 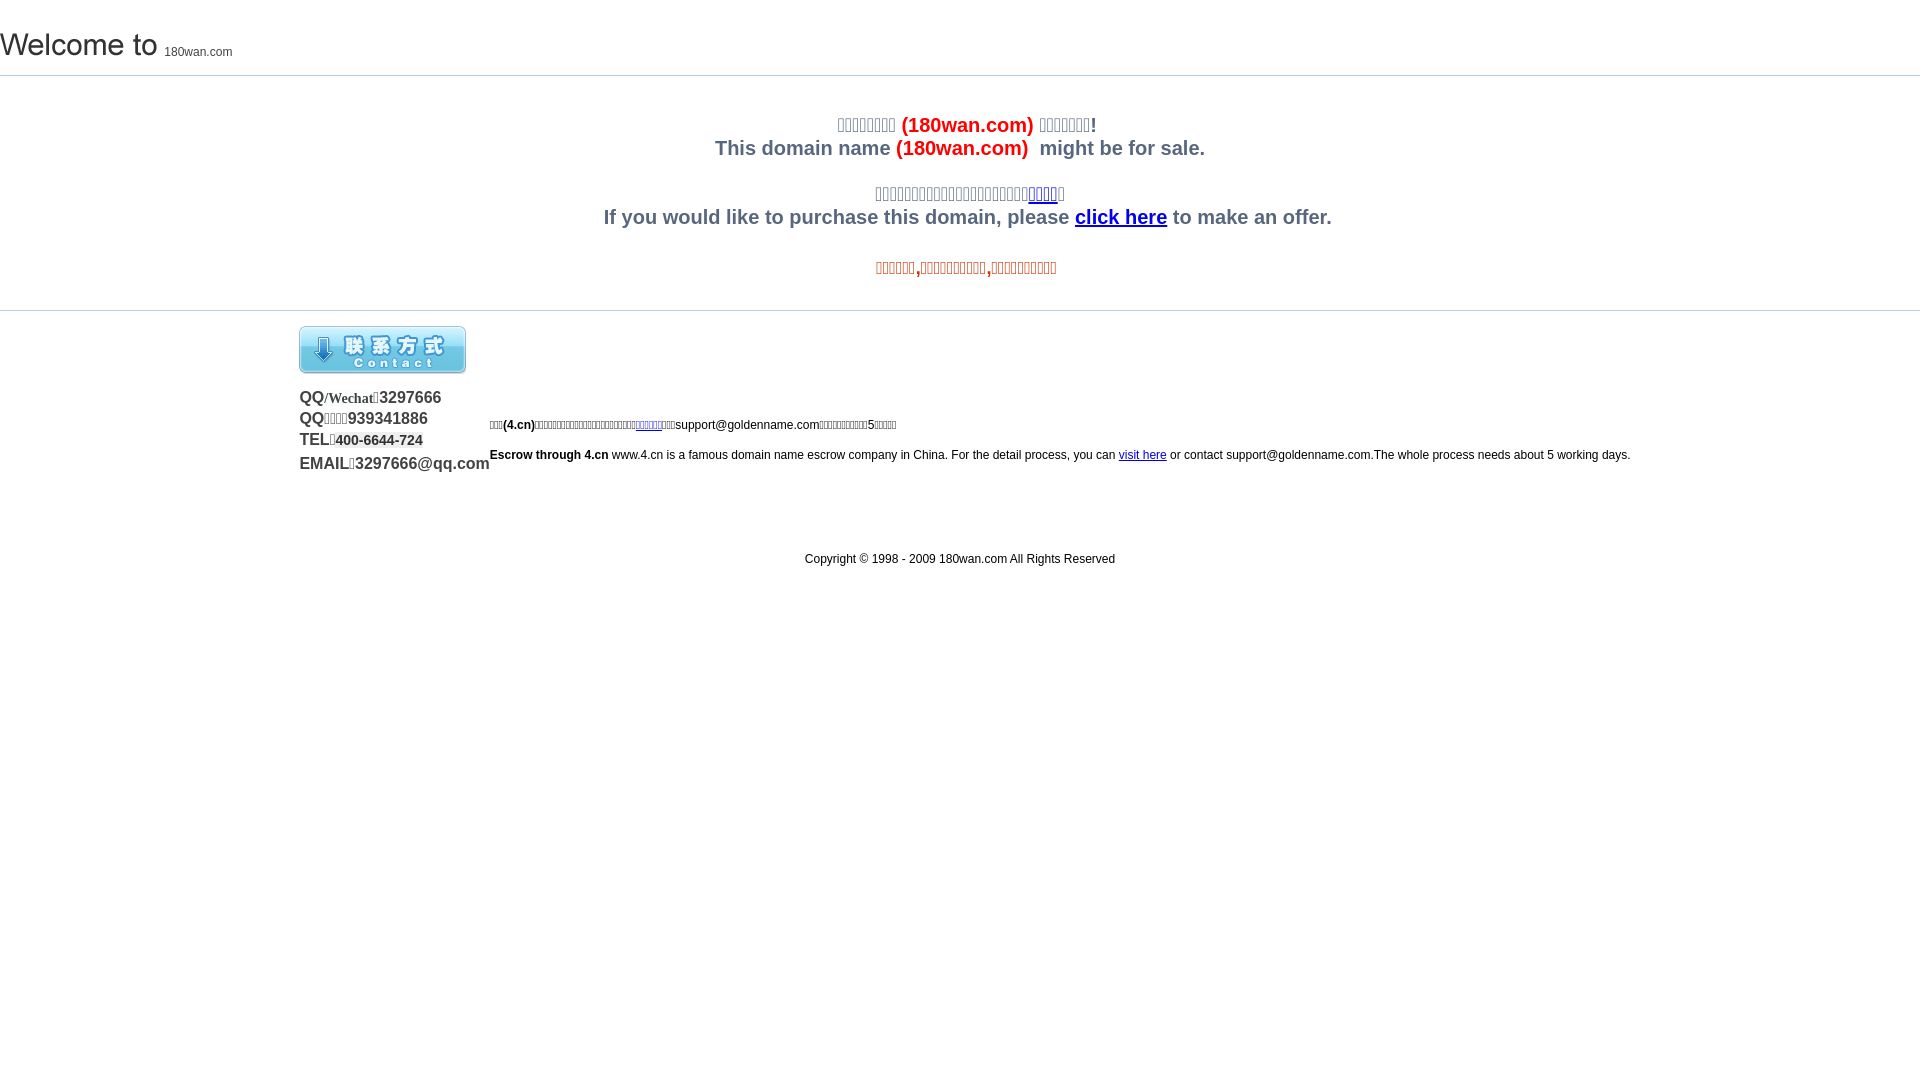 I want to click on 'visit here', so click(x=1142, y=455).